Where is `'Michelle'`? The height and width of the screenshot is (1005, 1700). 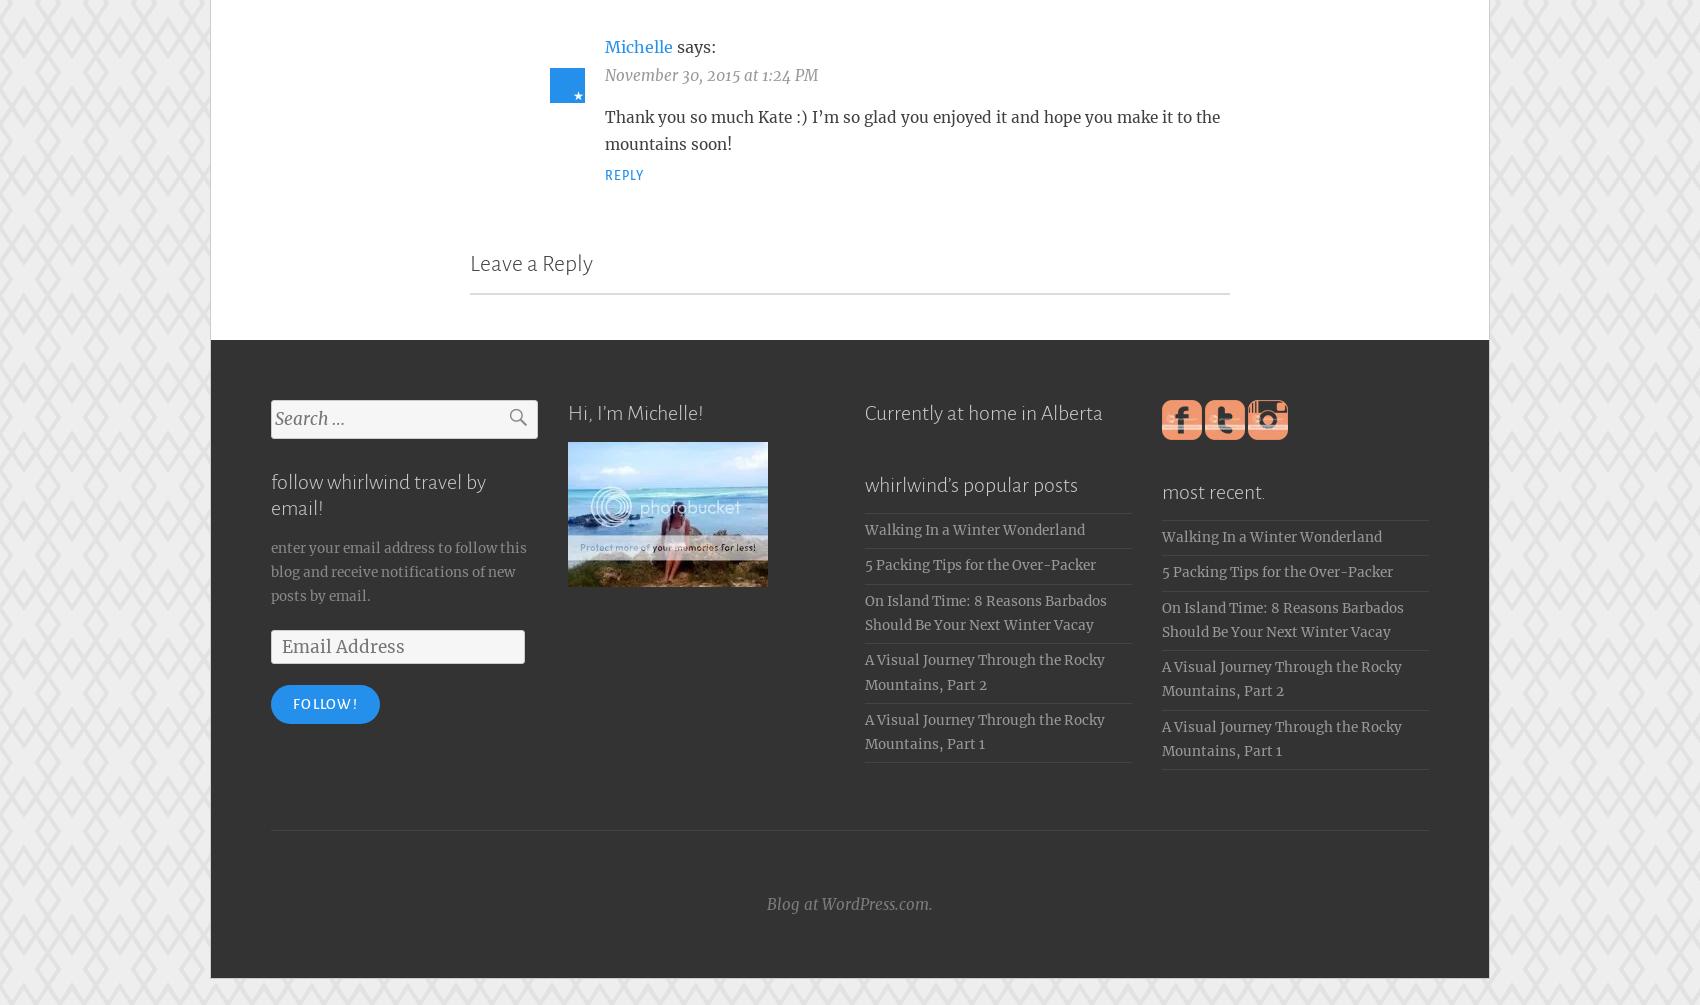
'Michelle' is located at coordinates (639, 42).